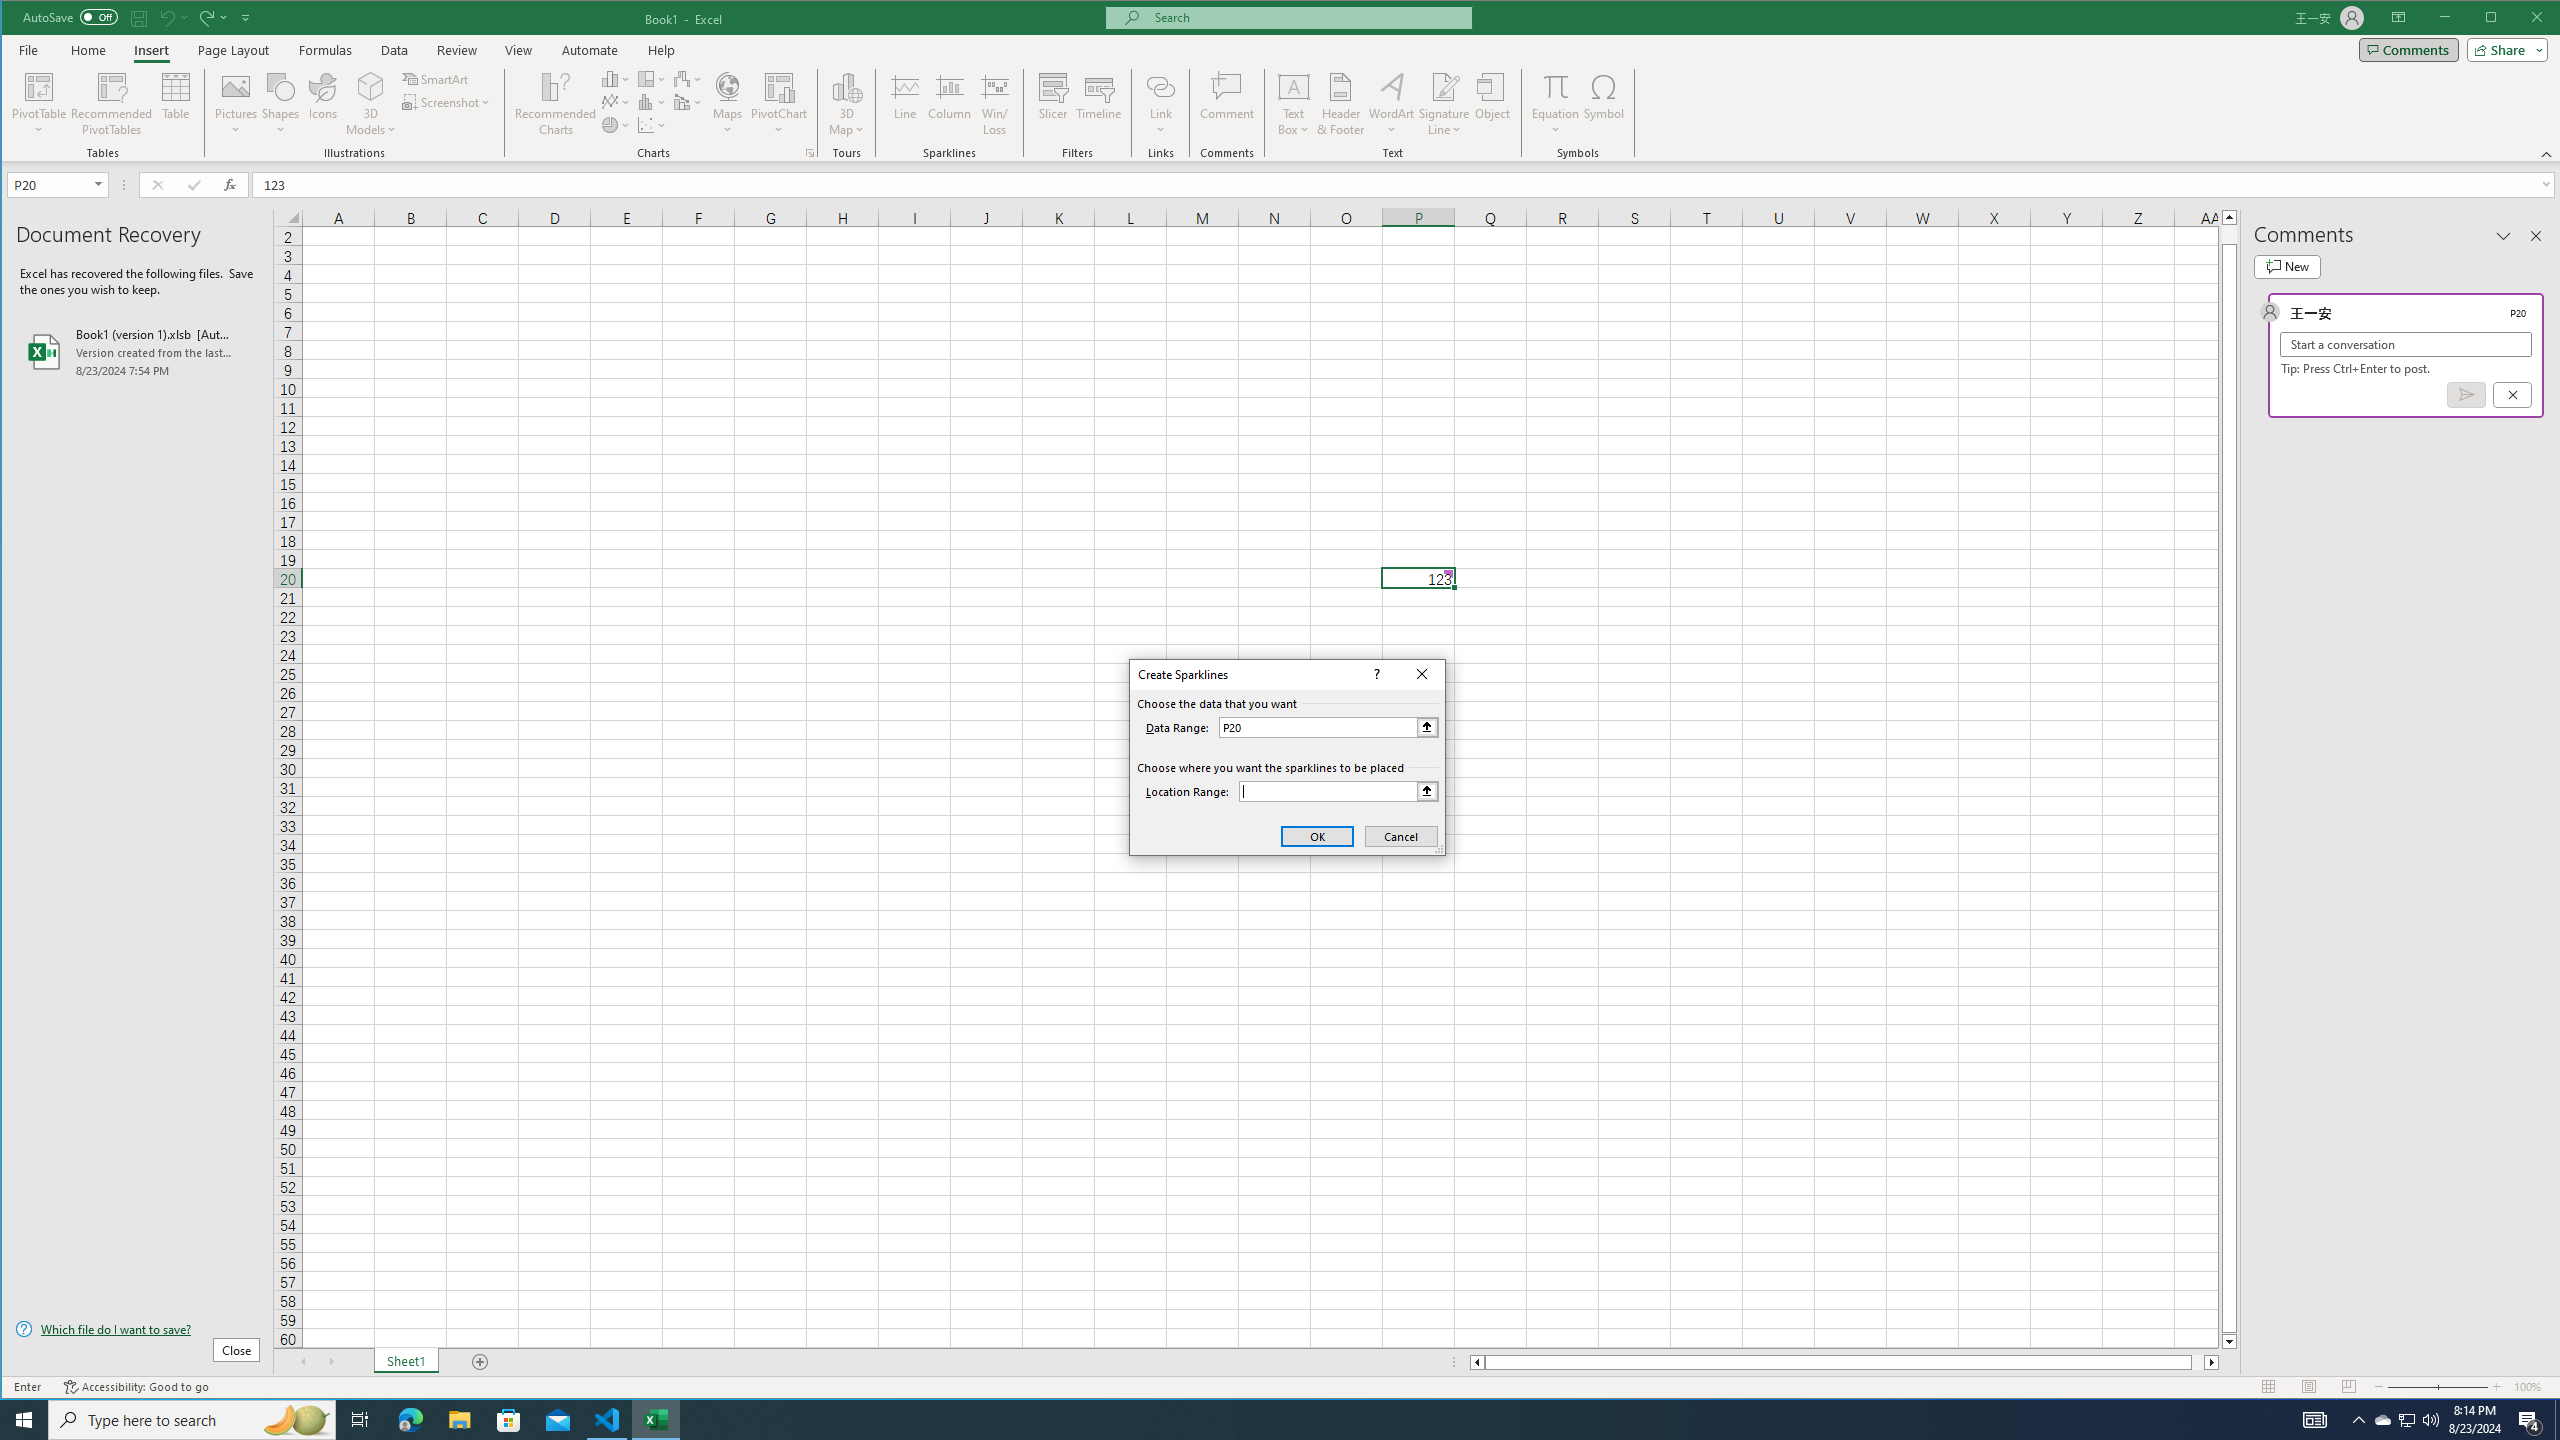 The image size is (2560, 1440). What do you see at coordinates (2466, 394) in the screenshot?
I see `'Post comment (Ctrl + Enter)'` at bounding box center [2466, 394].